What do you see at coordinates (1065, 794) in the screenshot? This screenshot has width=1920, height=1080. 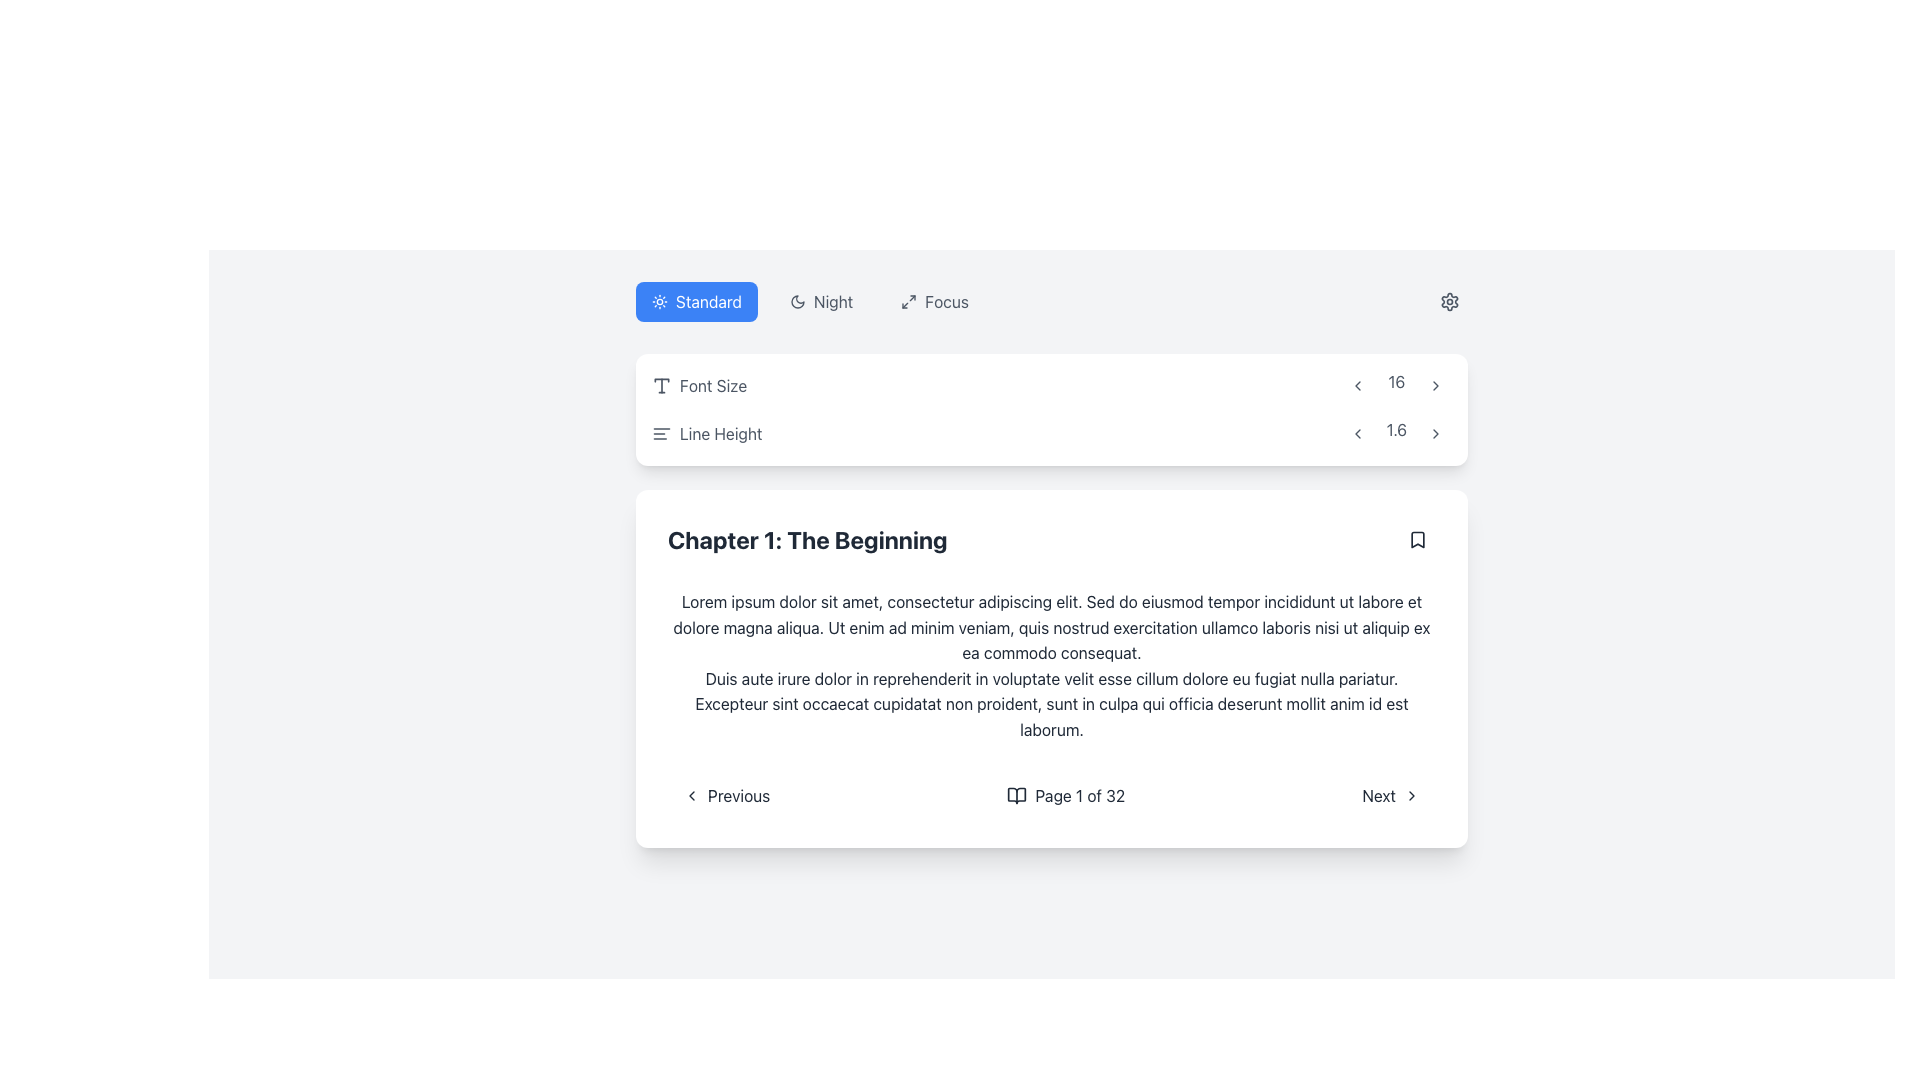 I see `the text displaying the current page number and total number of pages, which is centrally located in the navigation bar at the bottom of the content section` at bounding box center [1065, 794].